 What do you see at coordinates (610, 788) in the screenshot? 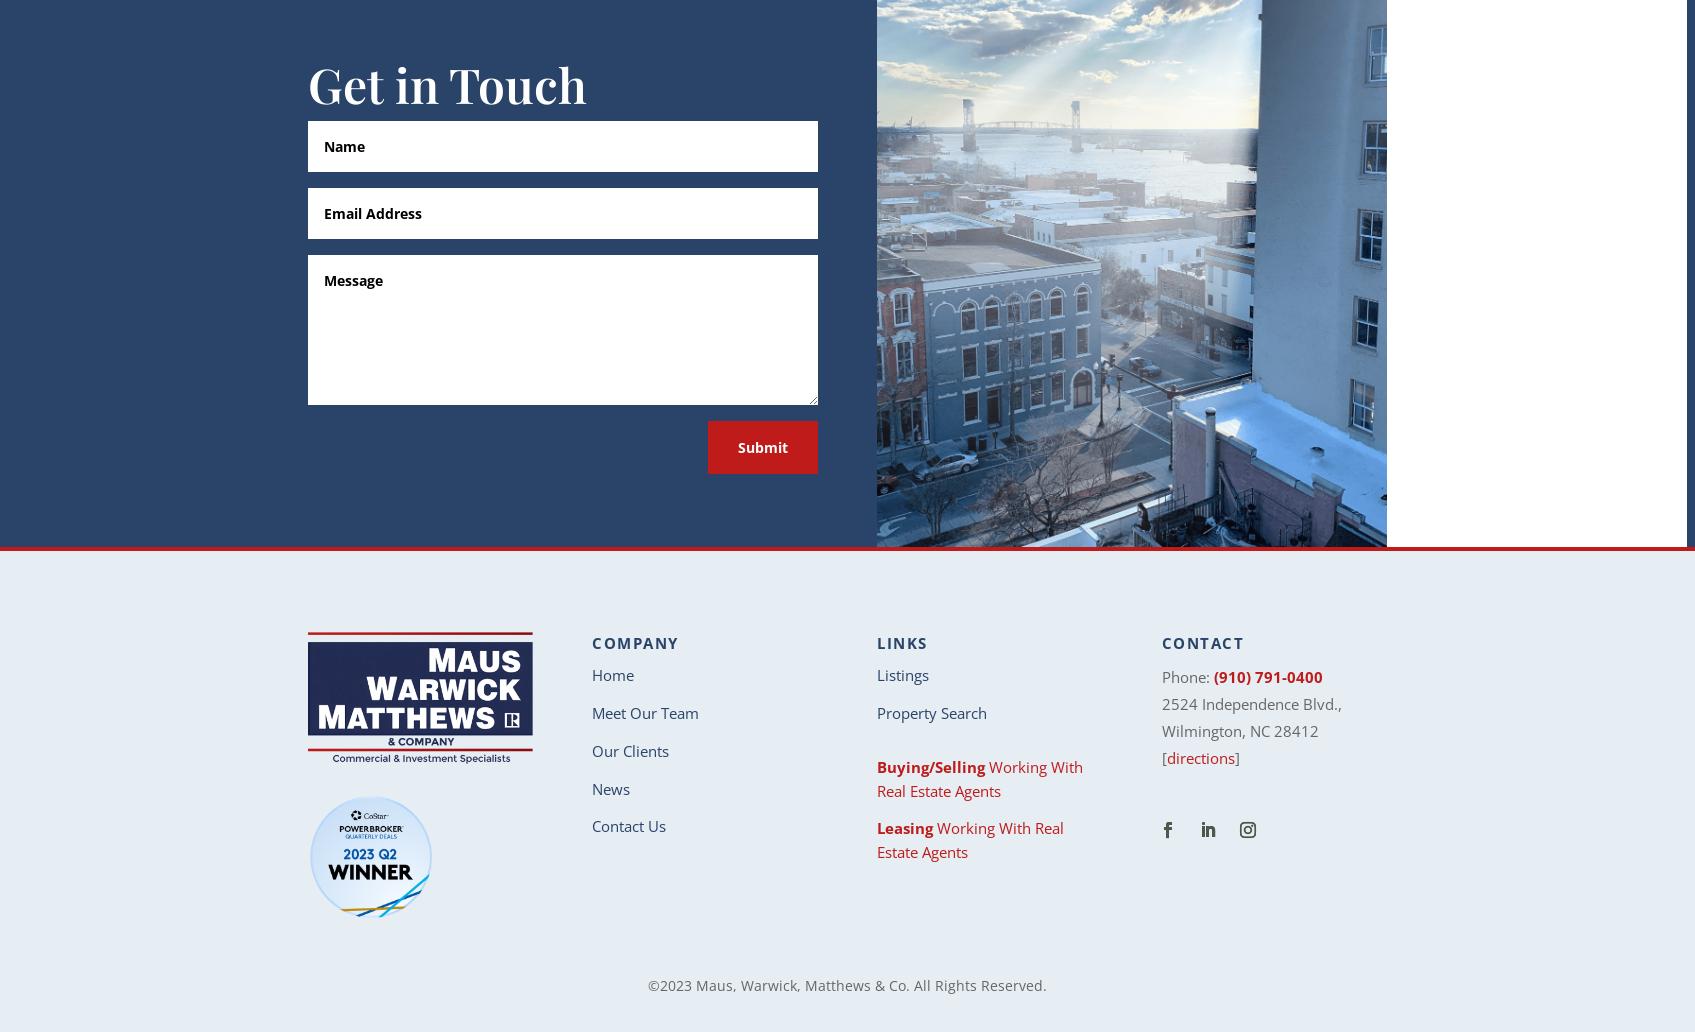
I see `'News'` at bounding box center [610, 788].